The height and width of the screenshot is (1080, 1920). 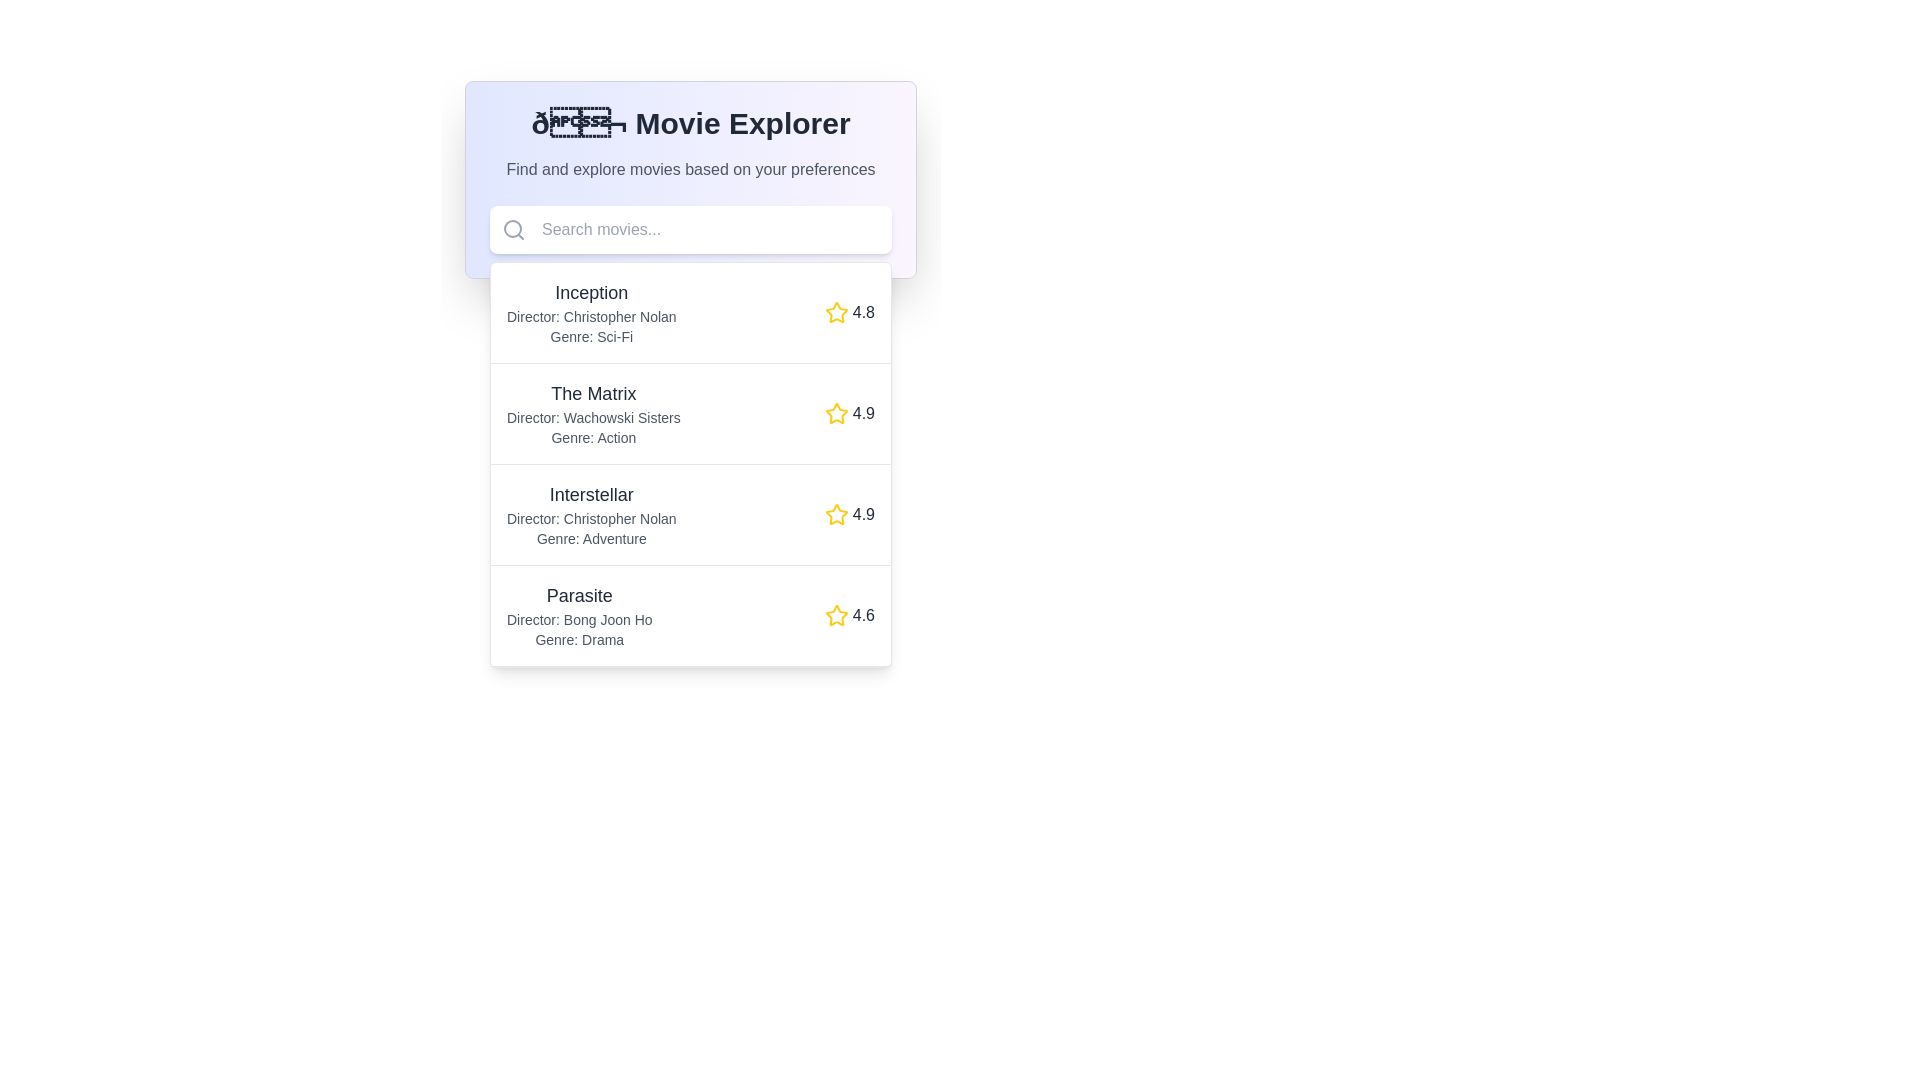 What do you see at coordinates (691, 123) in the screenshot?
I see `the text label titled '🎬 Movie Explorer', which is prominently displayed in bold and large dark gray font at the top of the movie exploring application interface` at bounding box center [691, 123].